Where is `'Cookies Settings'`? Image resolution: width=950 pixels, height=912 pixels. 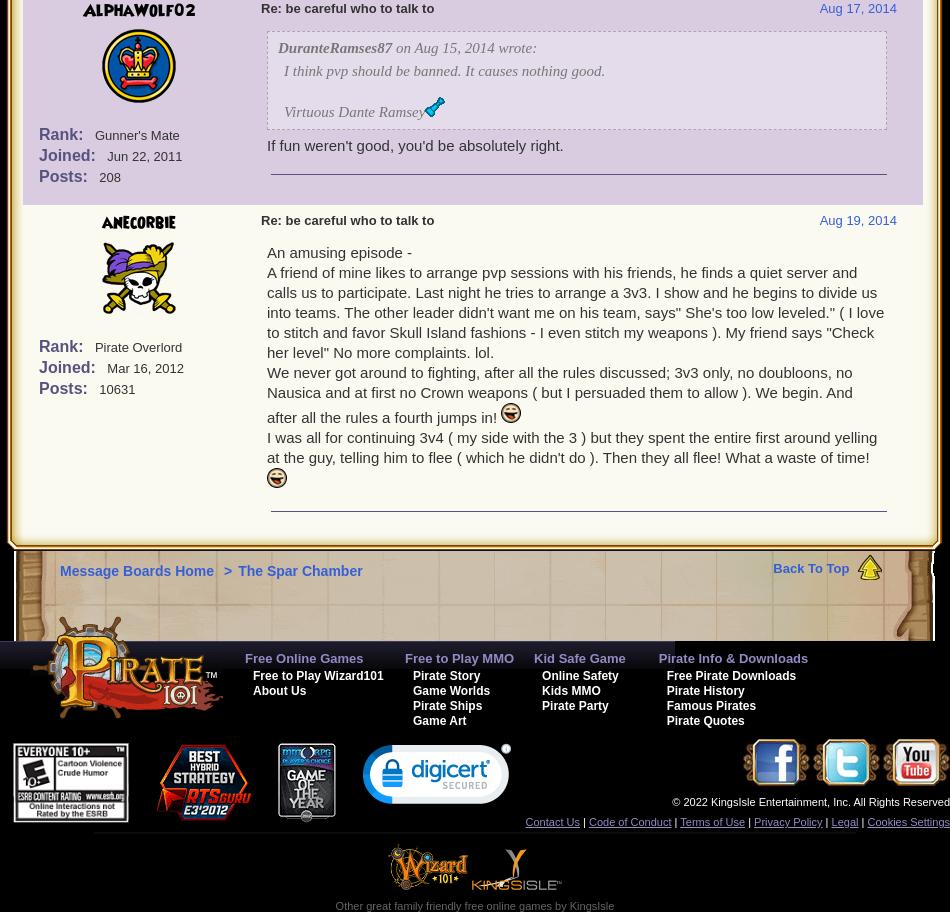 'Cookies Settings' is located at coordinates (907, 820).